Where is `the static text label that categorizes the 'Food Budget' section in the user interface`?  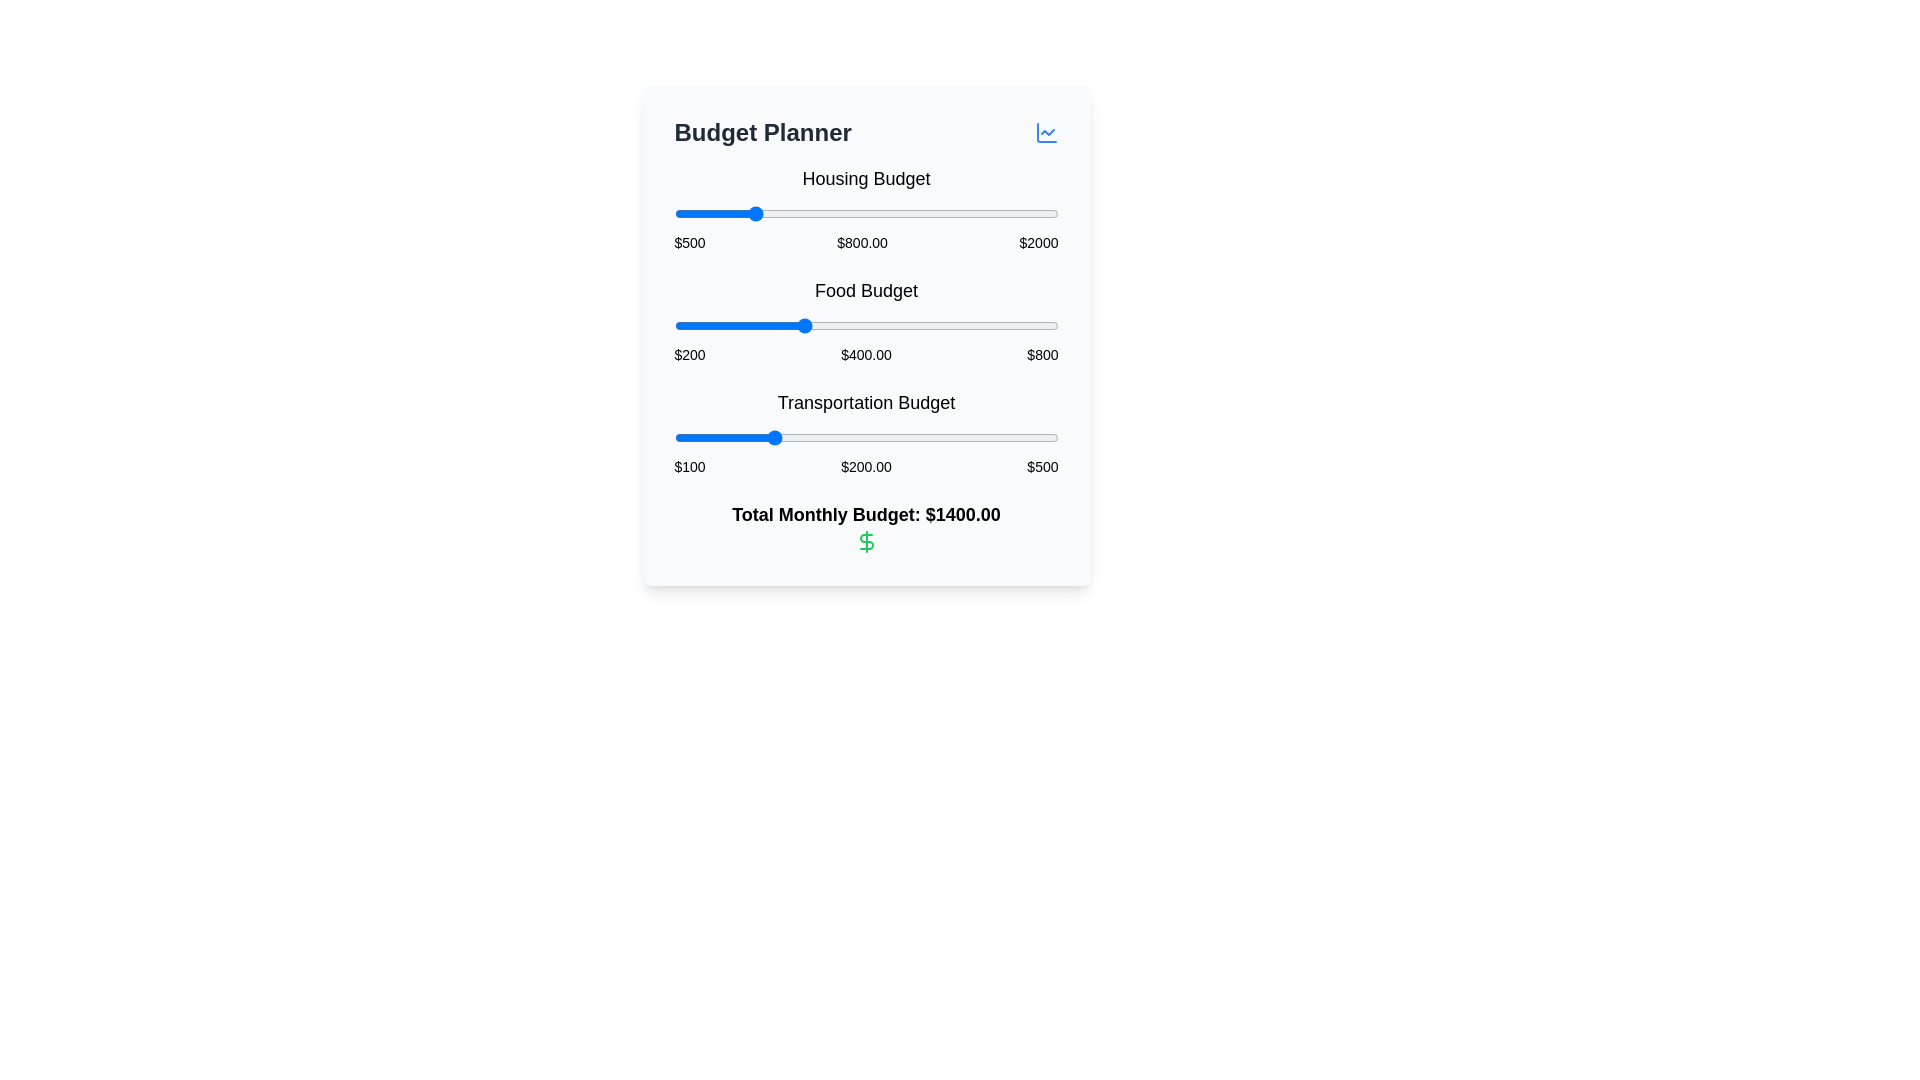
the static text label that categorizes the 'Food Budget' section in the user interface is located at coordinates (866, 290).